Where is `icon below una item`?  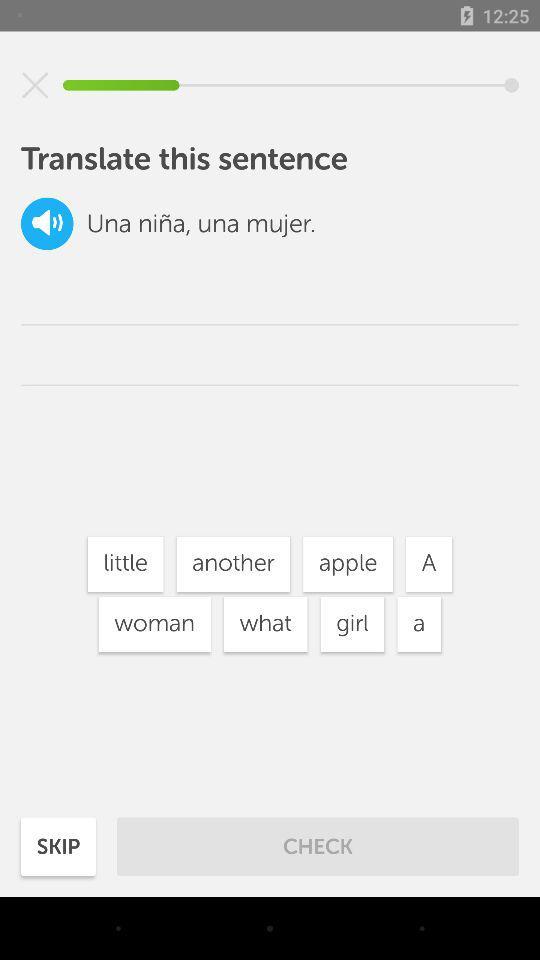
icon below una item is located at coordinates (125, 564).